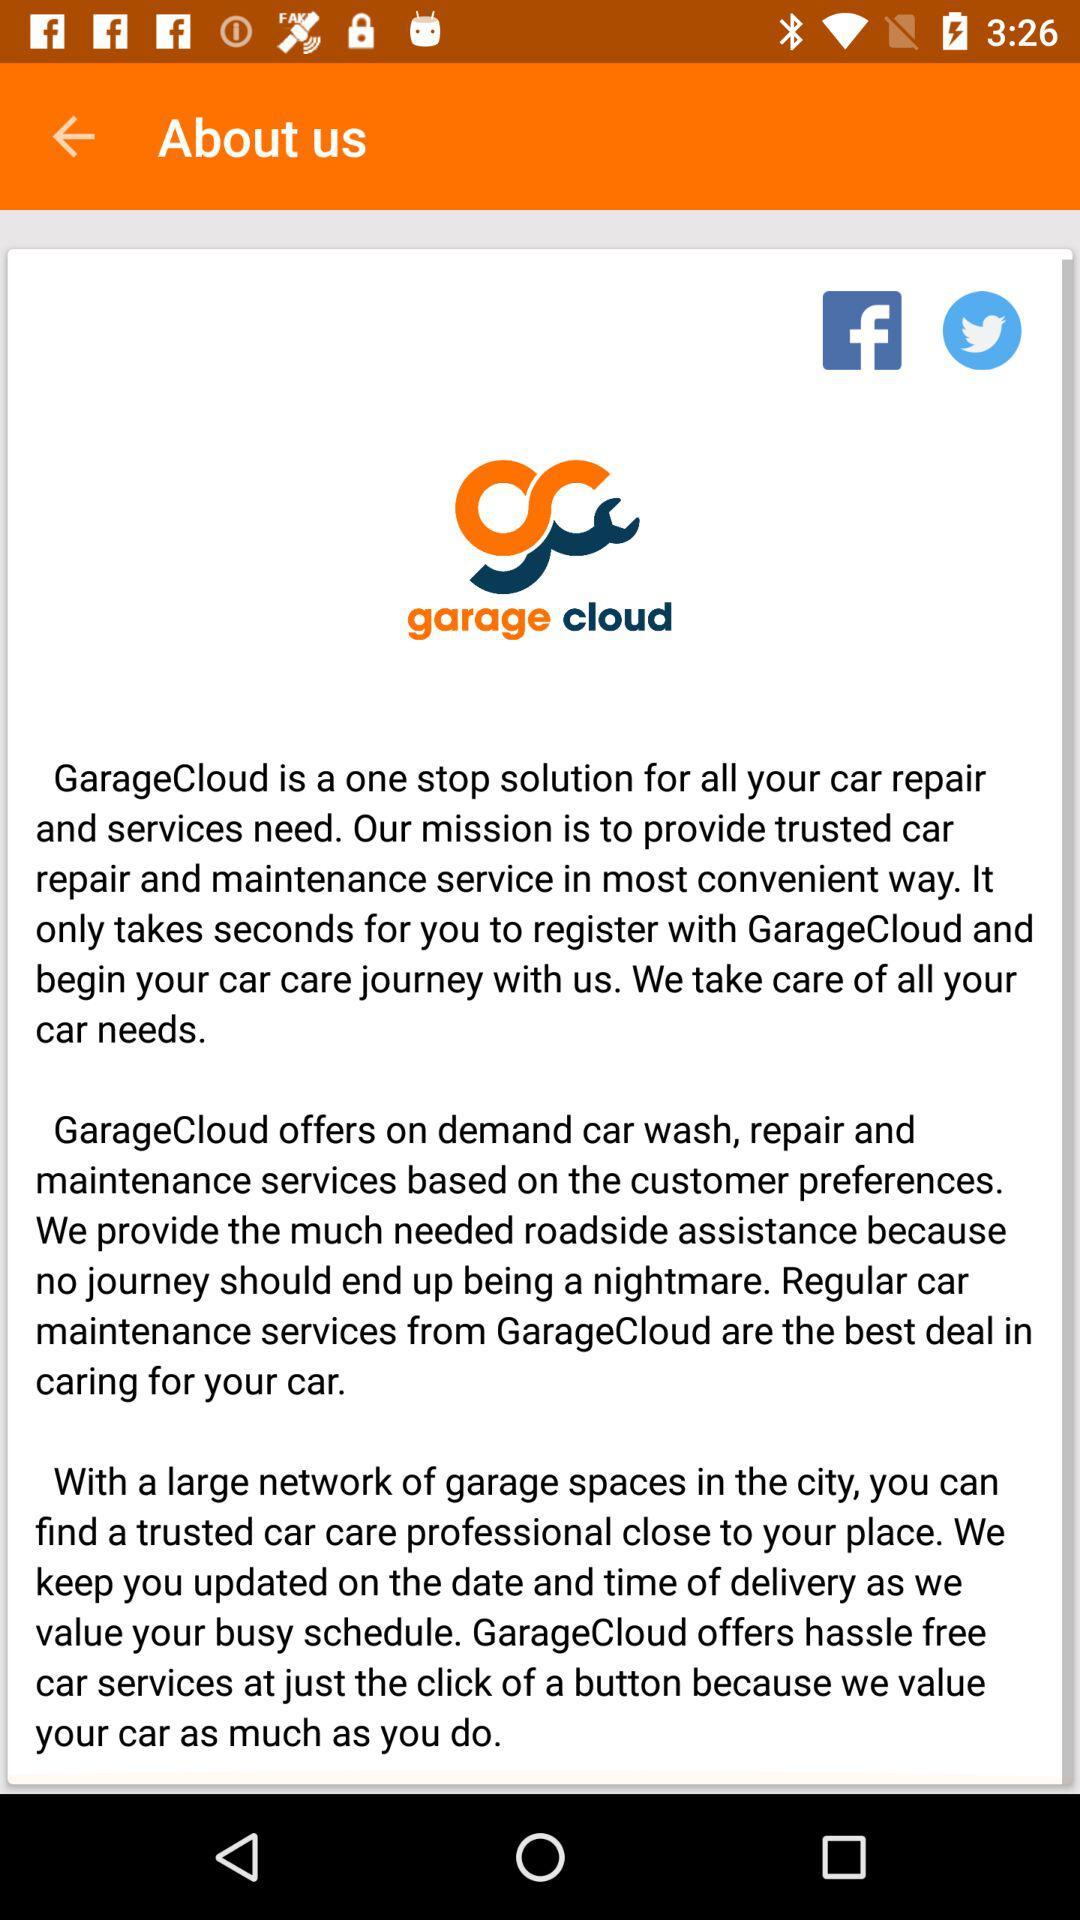 This screenshot has height=1920, width=1080. What do you see at coordinates (72, 135) in the screenshot?
I see `the icon to the left of about us` at bounding box center [72, 135].